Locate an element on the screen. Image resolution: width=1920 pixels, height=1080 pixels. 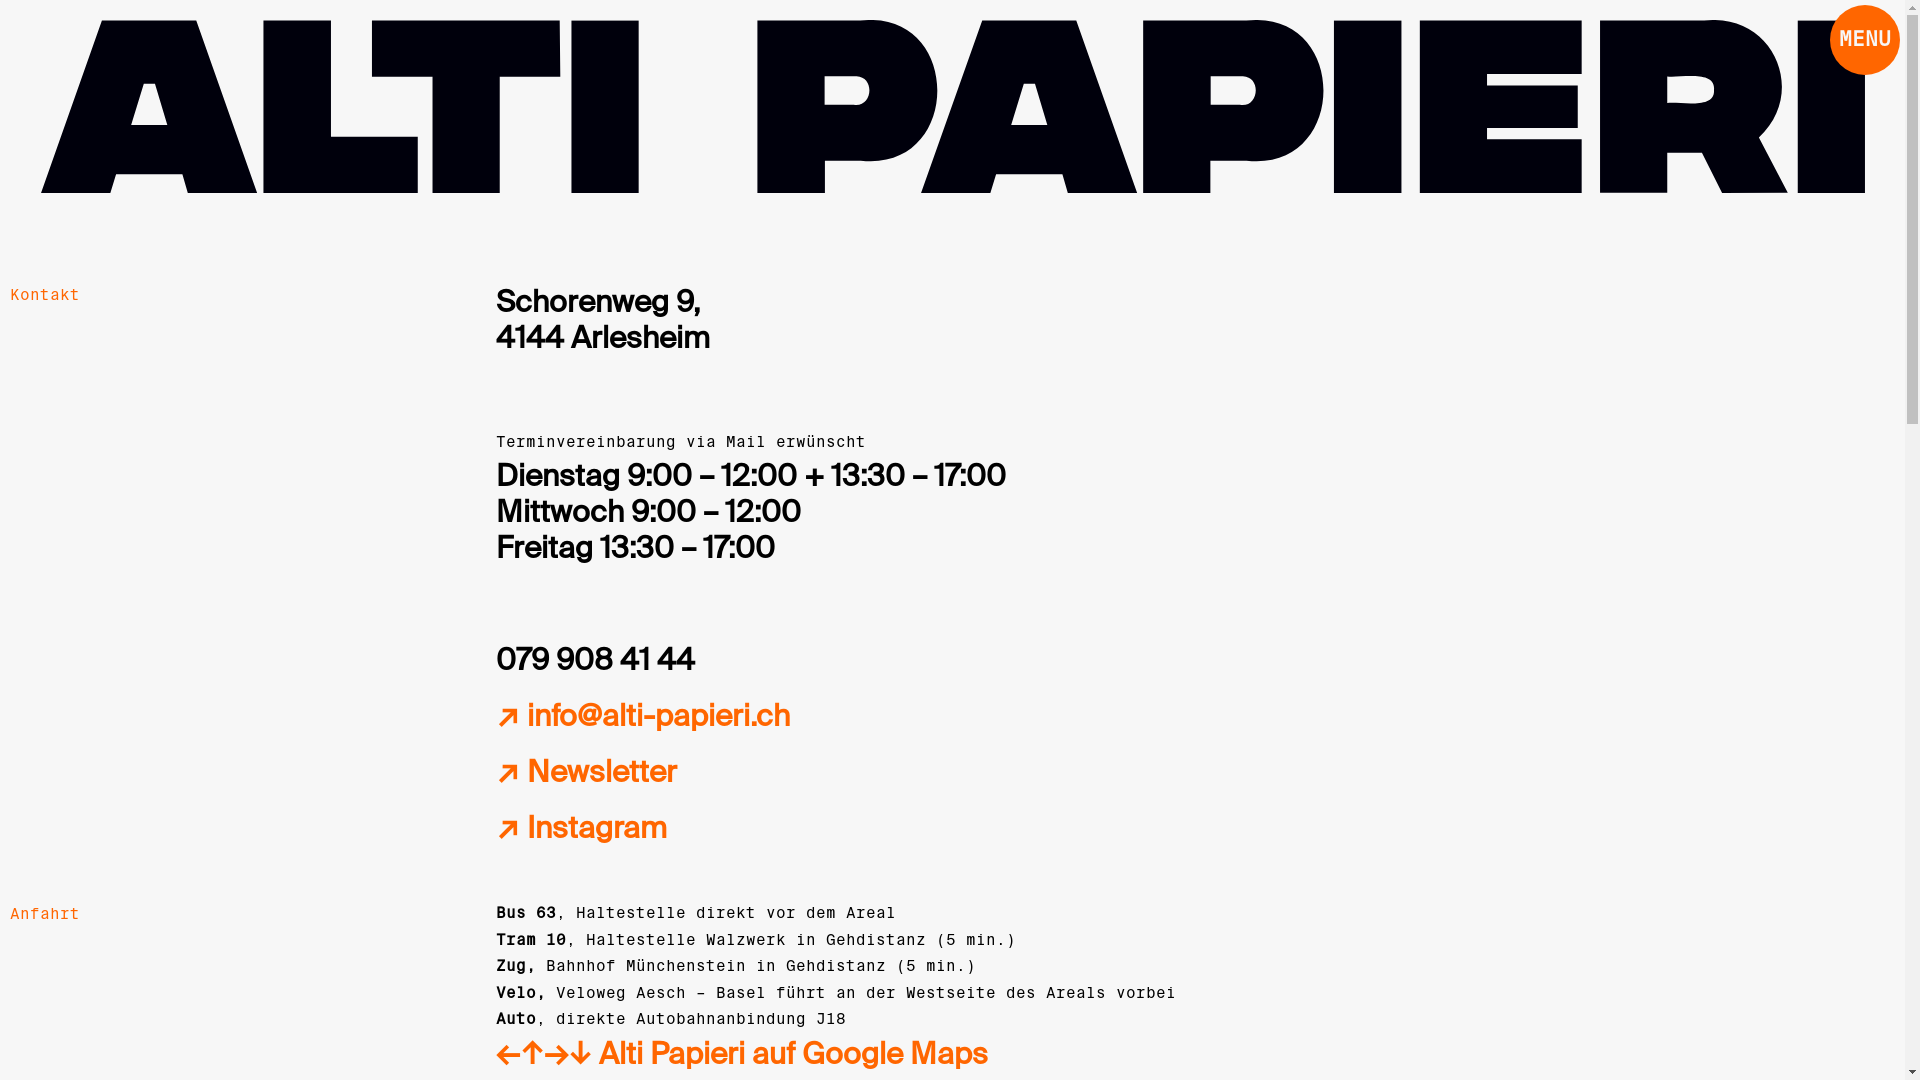
'MENU' is located at coordinates (1864, 38).